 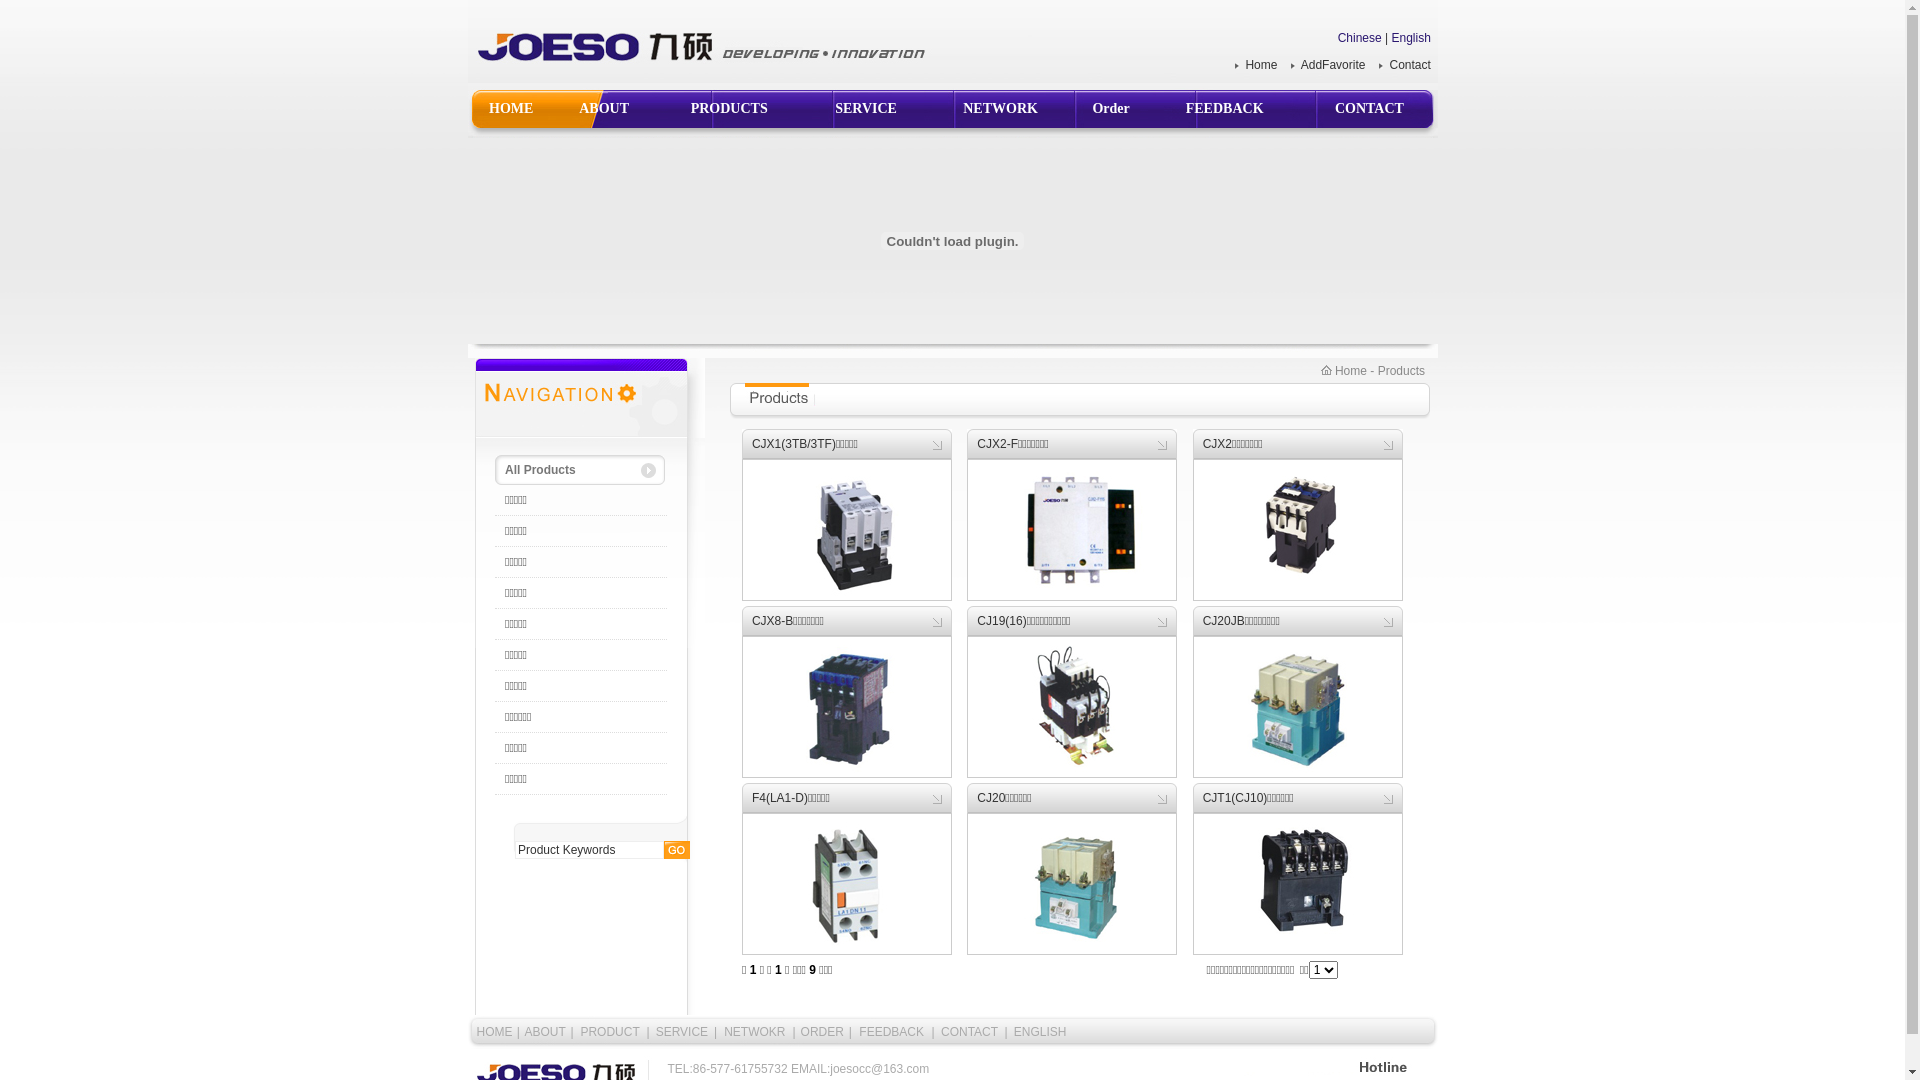 I want to click on 'ENGLISH', so click(x=1013, y=1032).